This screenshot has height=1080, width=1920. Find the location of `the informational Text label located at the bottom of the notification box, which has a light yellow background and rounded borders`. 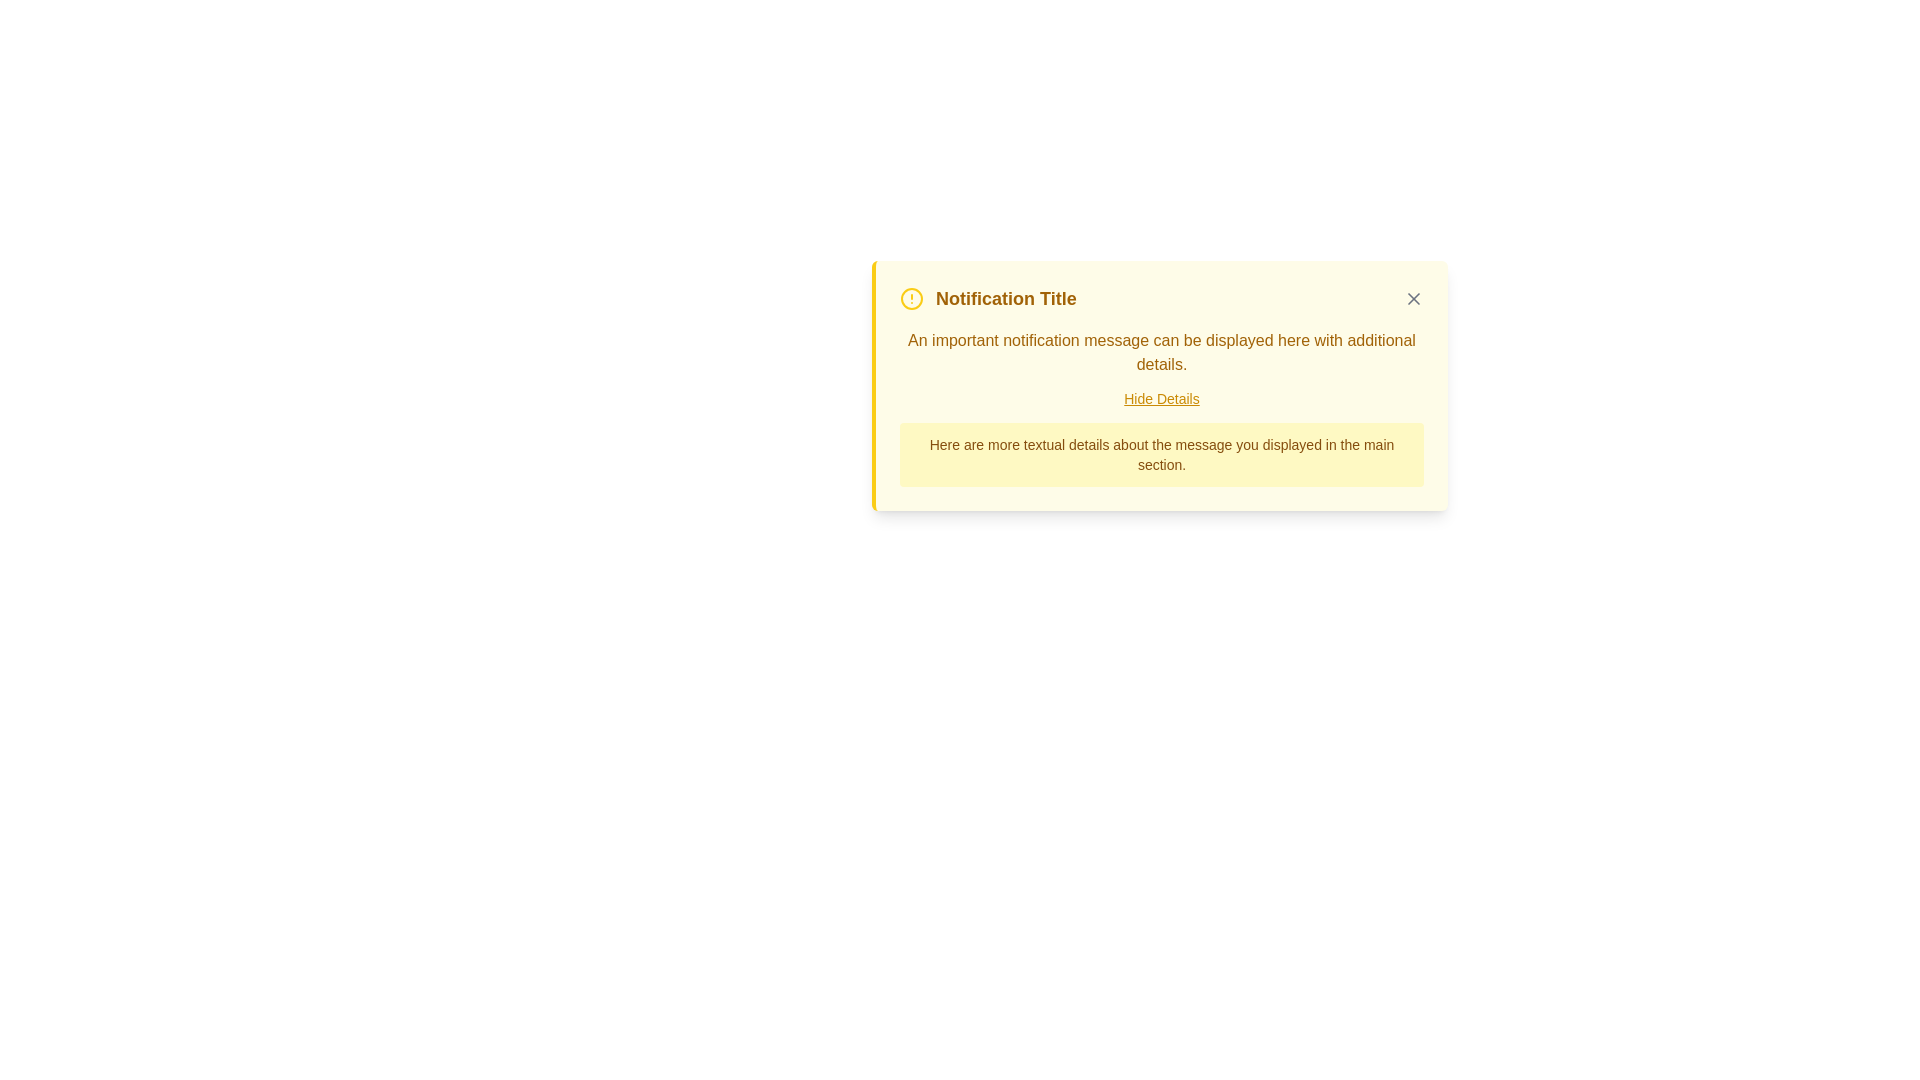

the informational Text label located at the bottom of the notification box, which has a light yellow background and rounded borders is located at coordinates (1161, 455).